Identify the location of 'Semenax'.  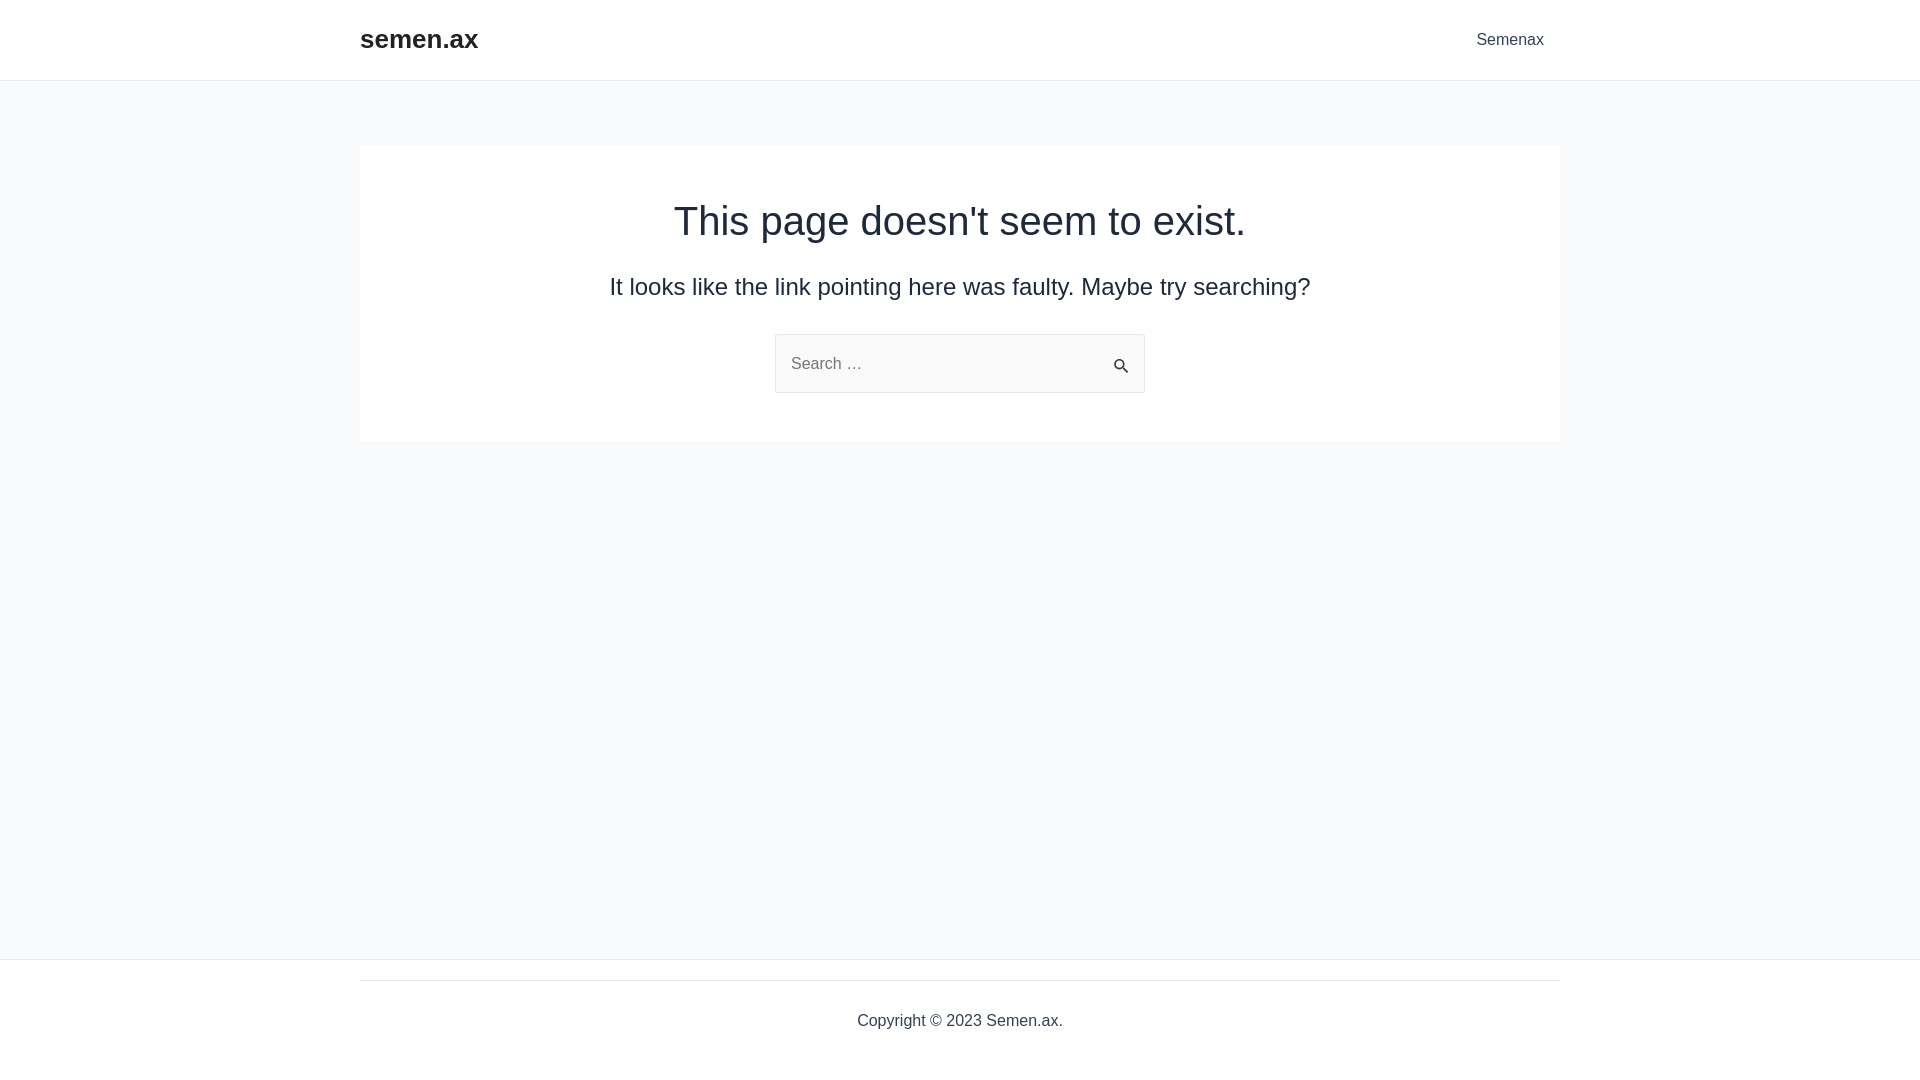
(1510, 39).